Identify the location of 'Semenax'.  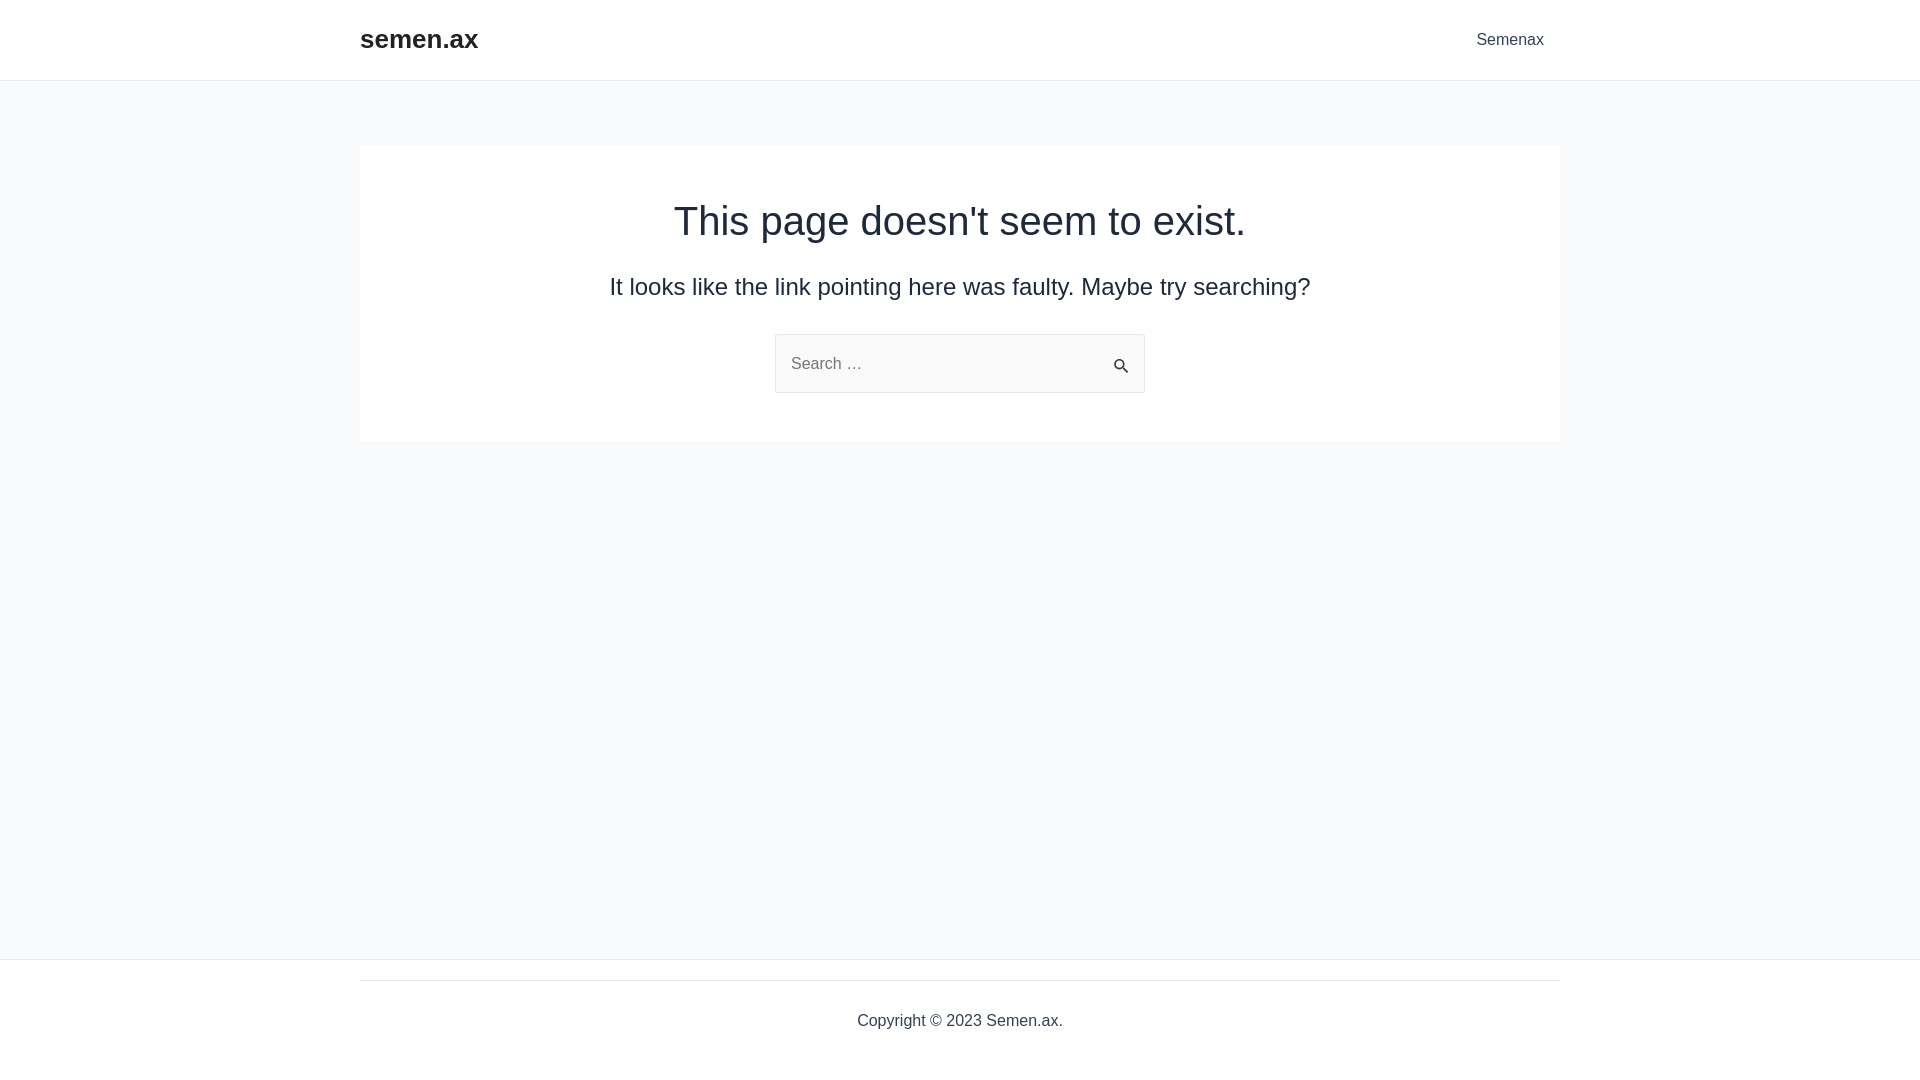
(1510, 39).